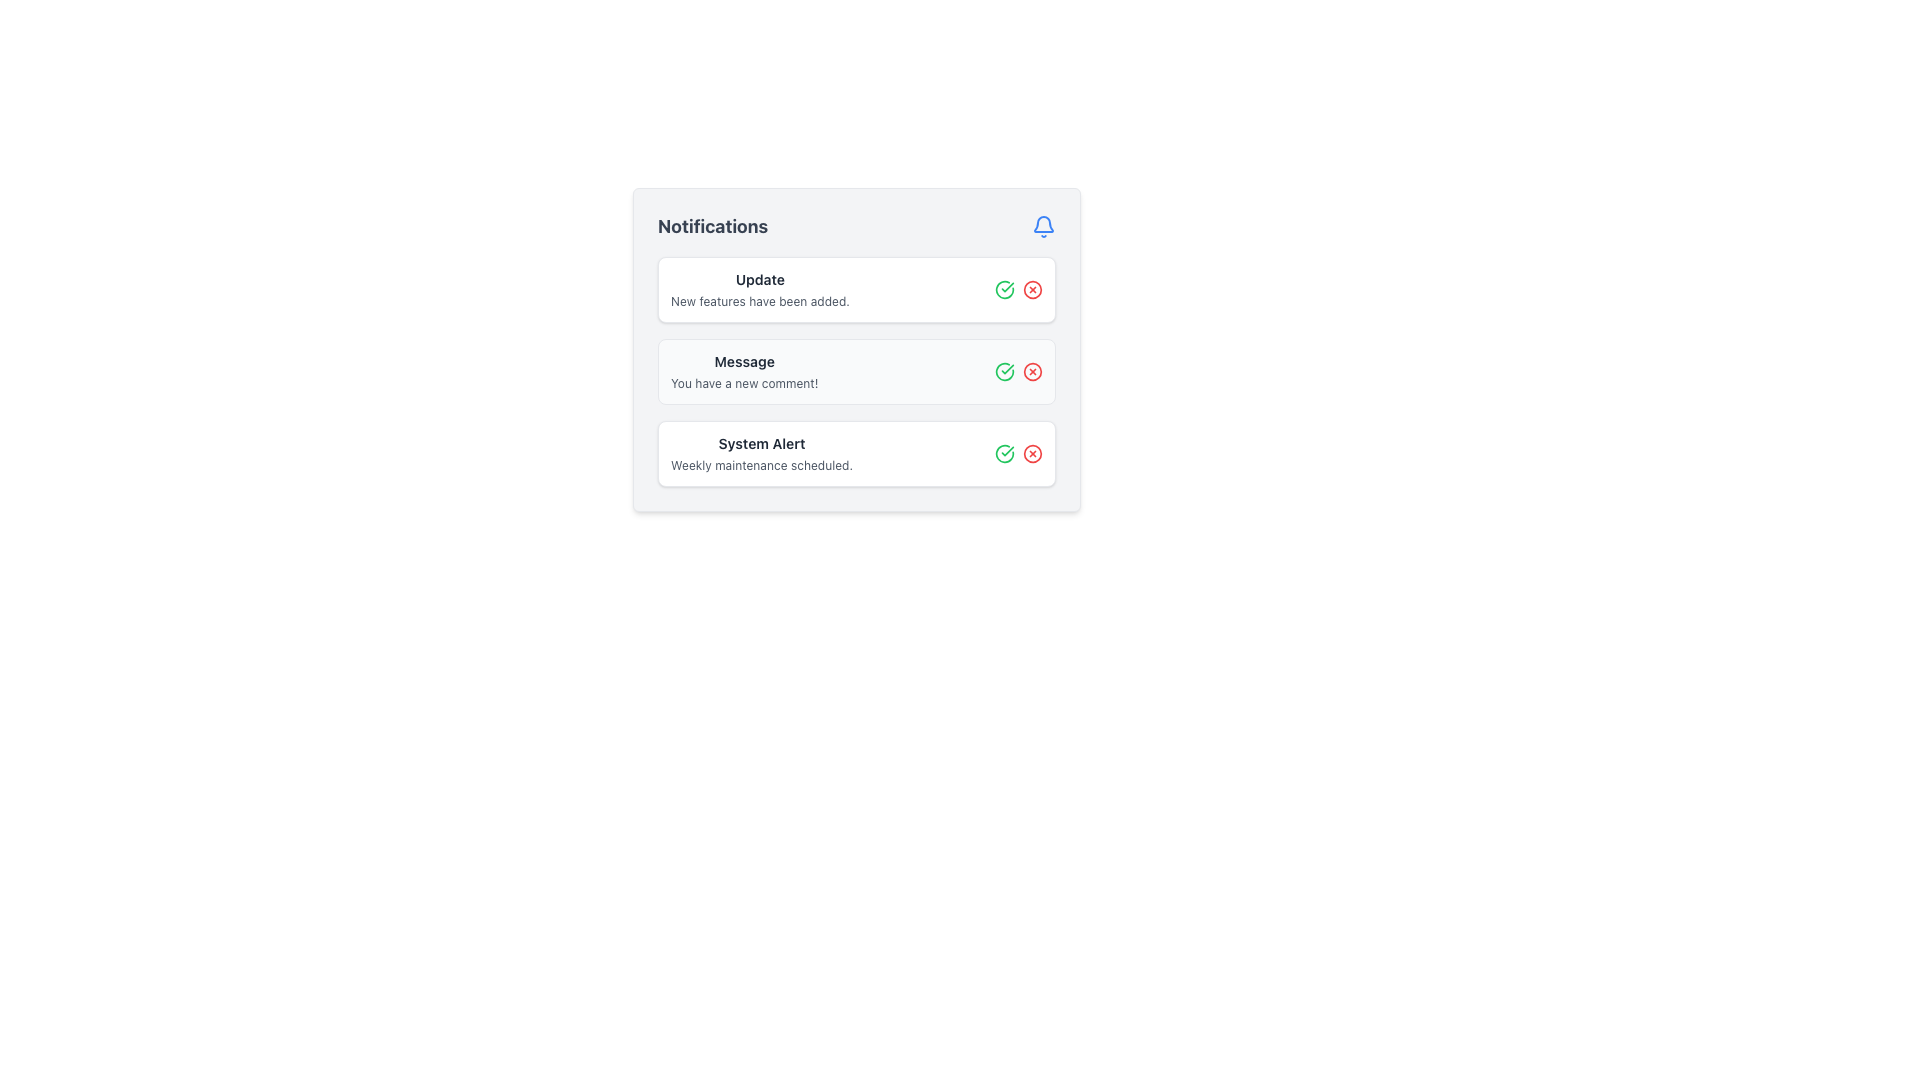 Image resolution: width=1920 pixels, height=1080 pixels. I want to click on the notification text element that informs the user about a new comment received, which is the second item in a vertical stack of notifications, so click(743, 371).